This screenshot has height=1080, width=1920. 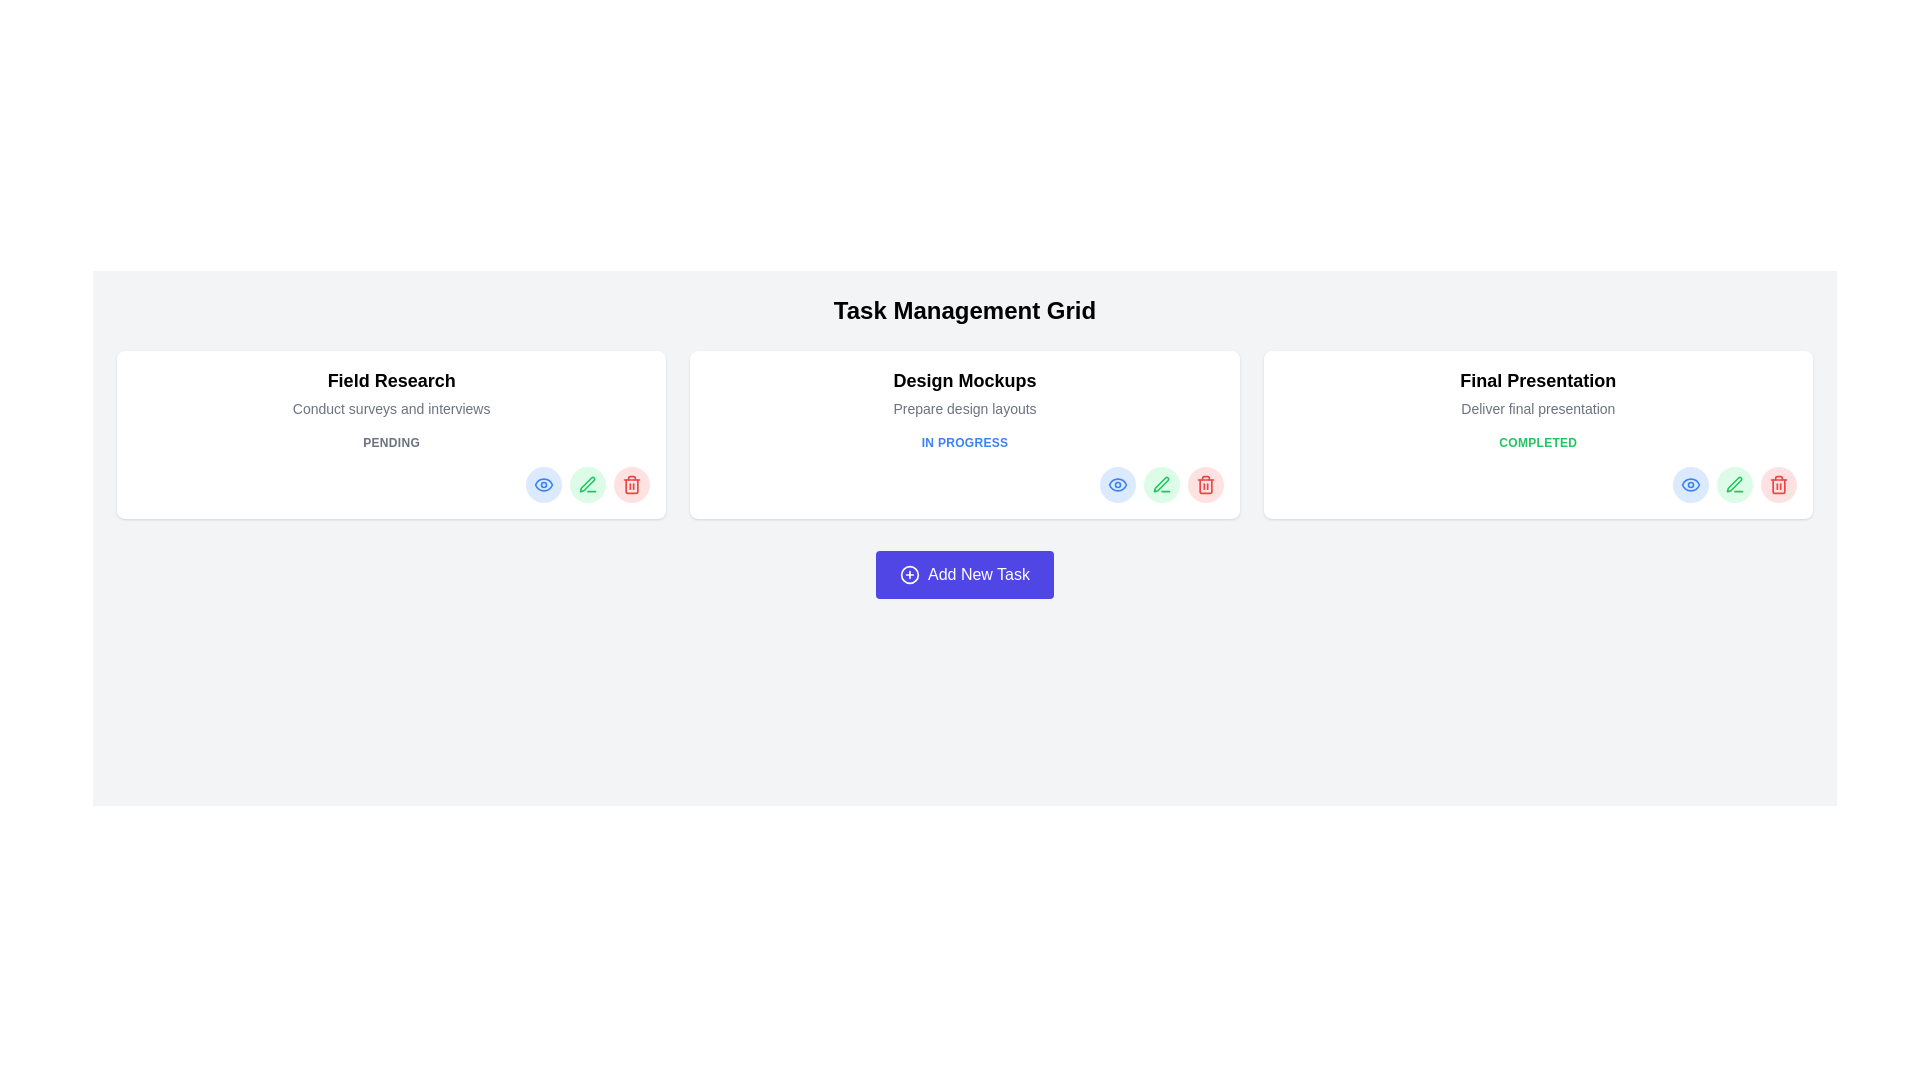 What do you see at coordinates (964, 574) in the screenshot?
I see `the button with a blue background and white text that reads 'Add New Task'` at bounding box center [964, 574].